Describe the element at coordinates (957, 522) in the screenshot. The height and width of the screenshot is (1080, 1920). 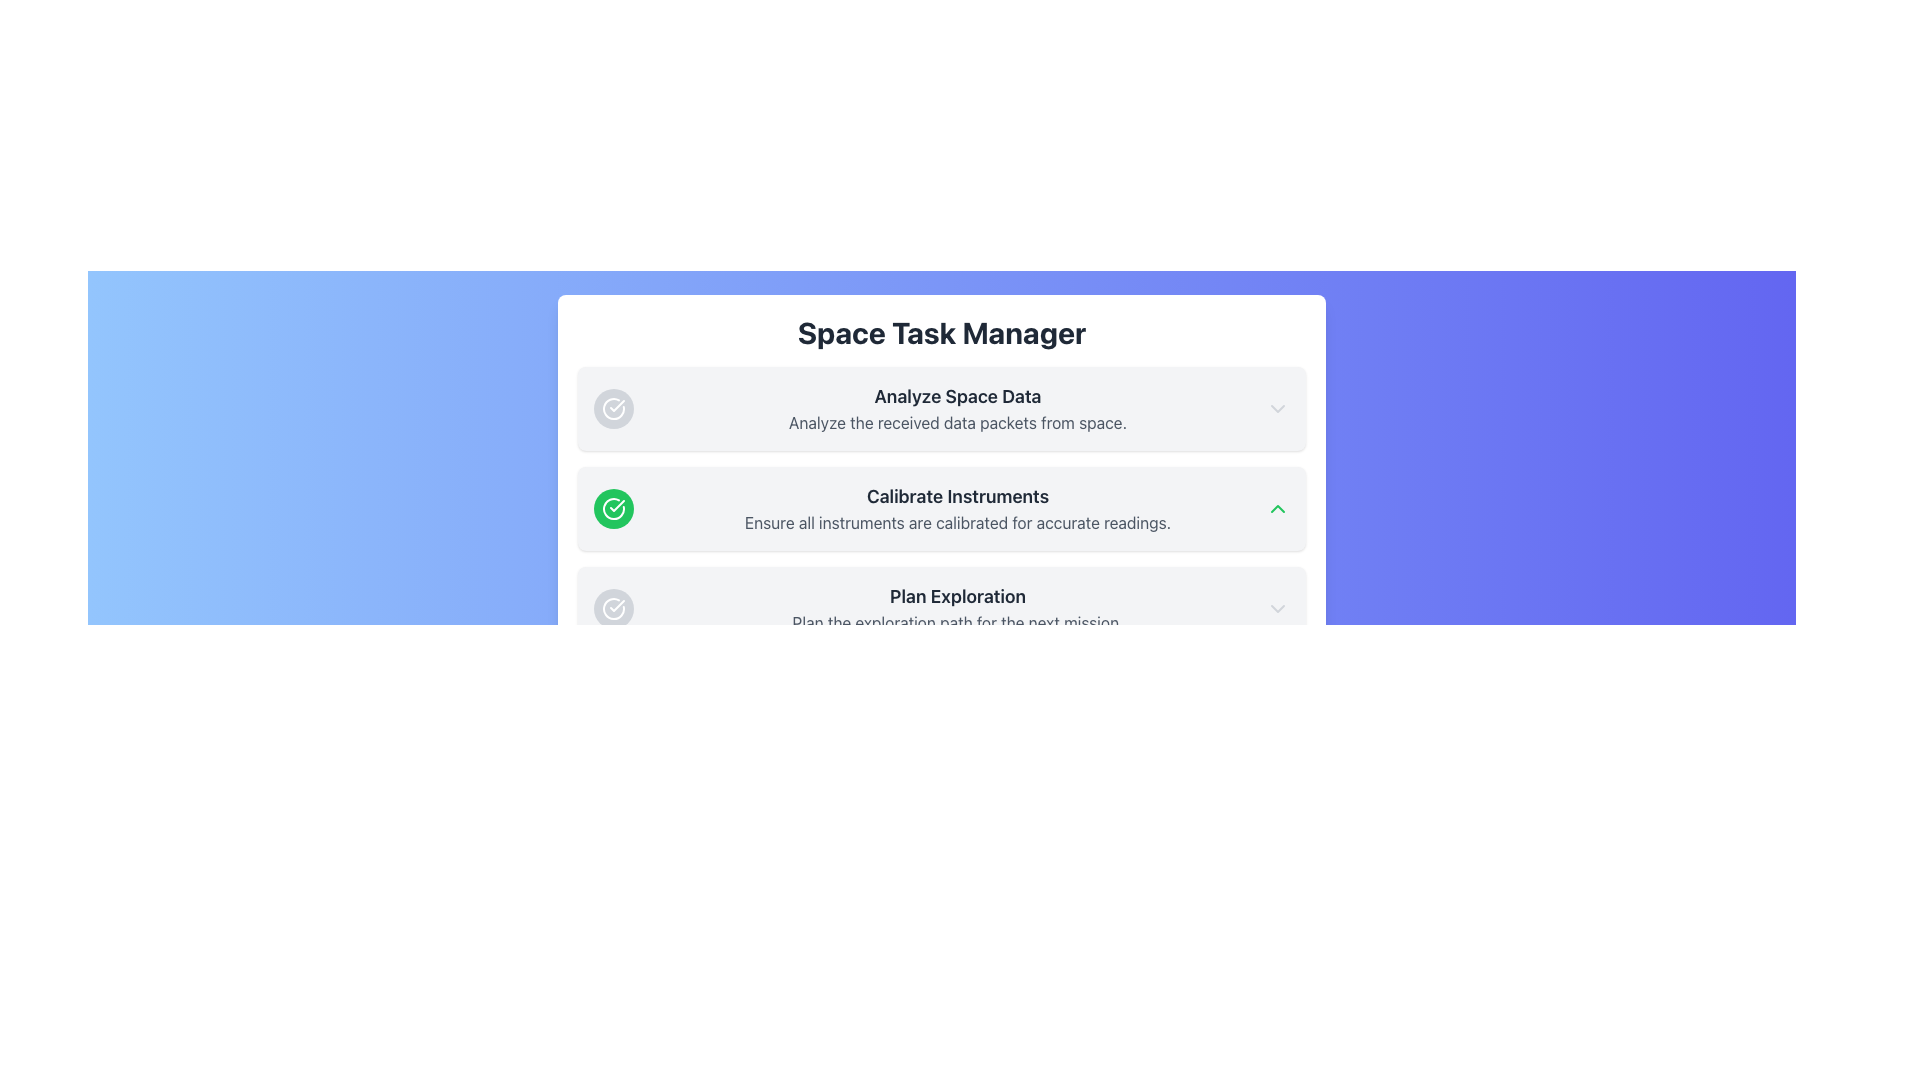
I see `the static text providing essential information related to calibrating instruments, which is located below the 'Calibrate Instruments' heading in a white rectangular section` at that location.